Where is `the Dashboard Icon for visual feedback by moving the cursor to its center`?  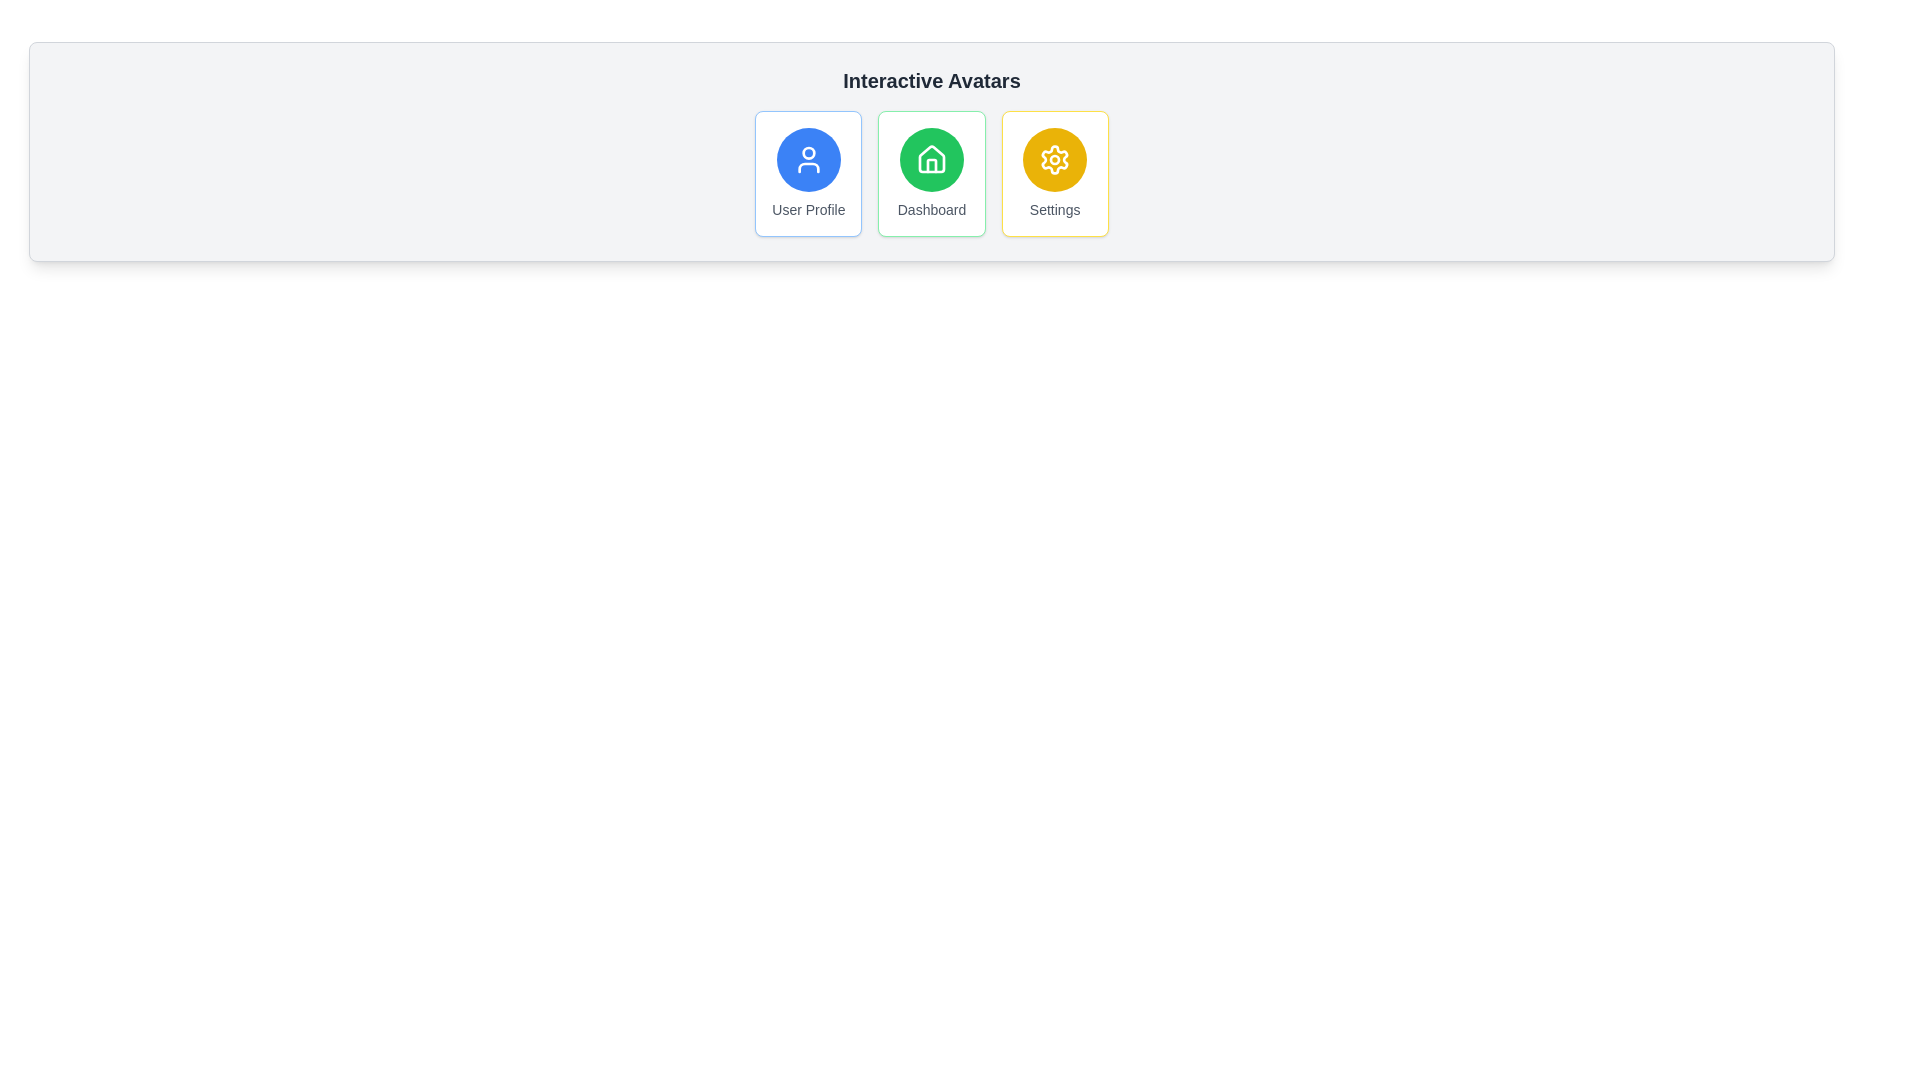 the Dashboard Icon for visual feedback by moving the cursor to its center is located at coordinates (930, 158).